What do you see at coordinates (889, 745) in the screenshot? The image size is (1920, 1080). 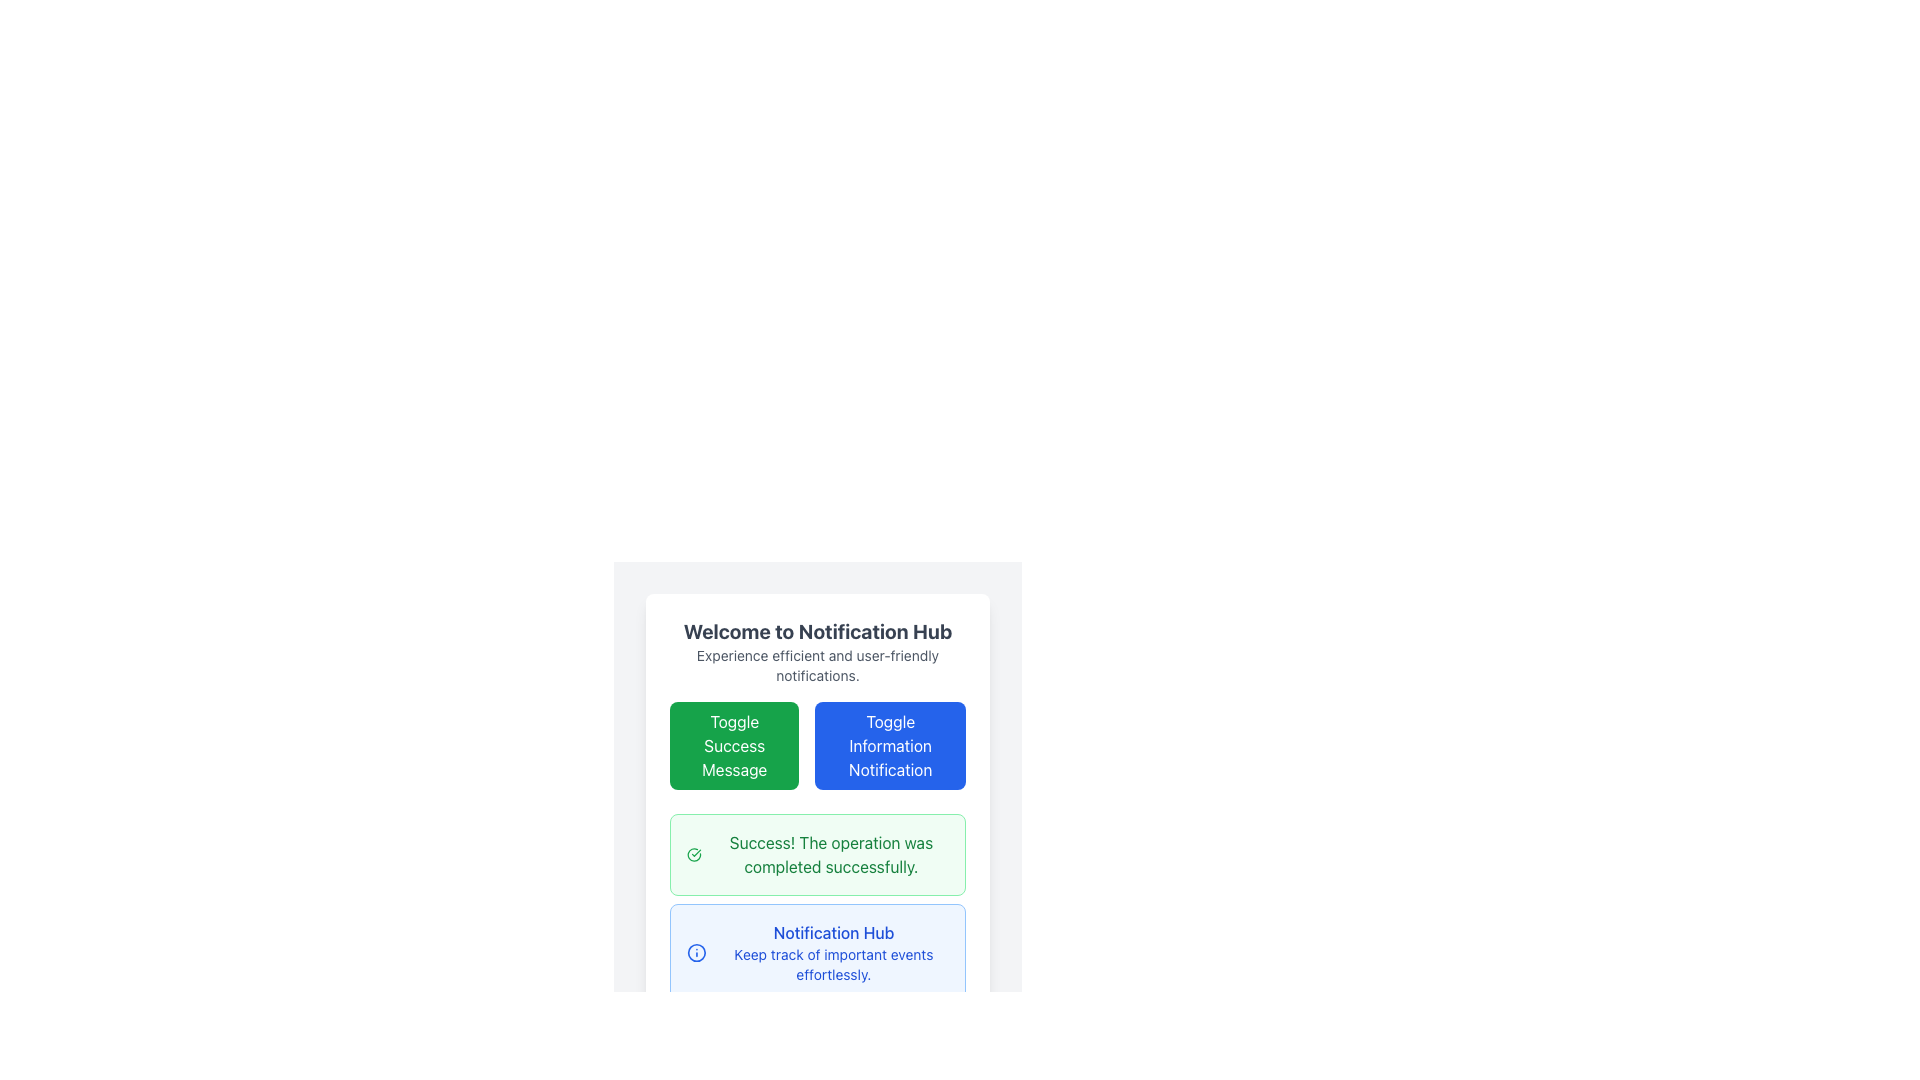 I see `the blue button labeled 'Toggle Information Notification'` at bounding box center [889, 745].